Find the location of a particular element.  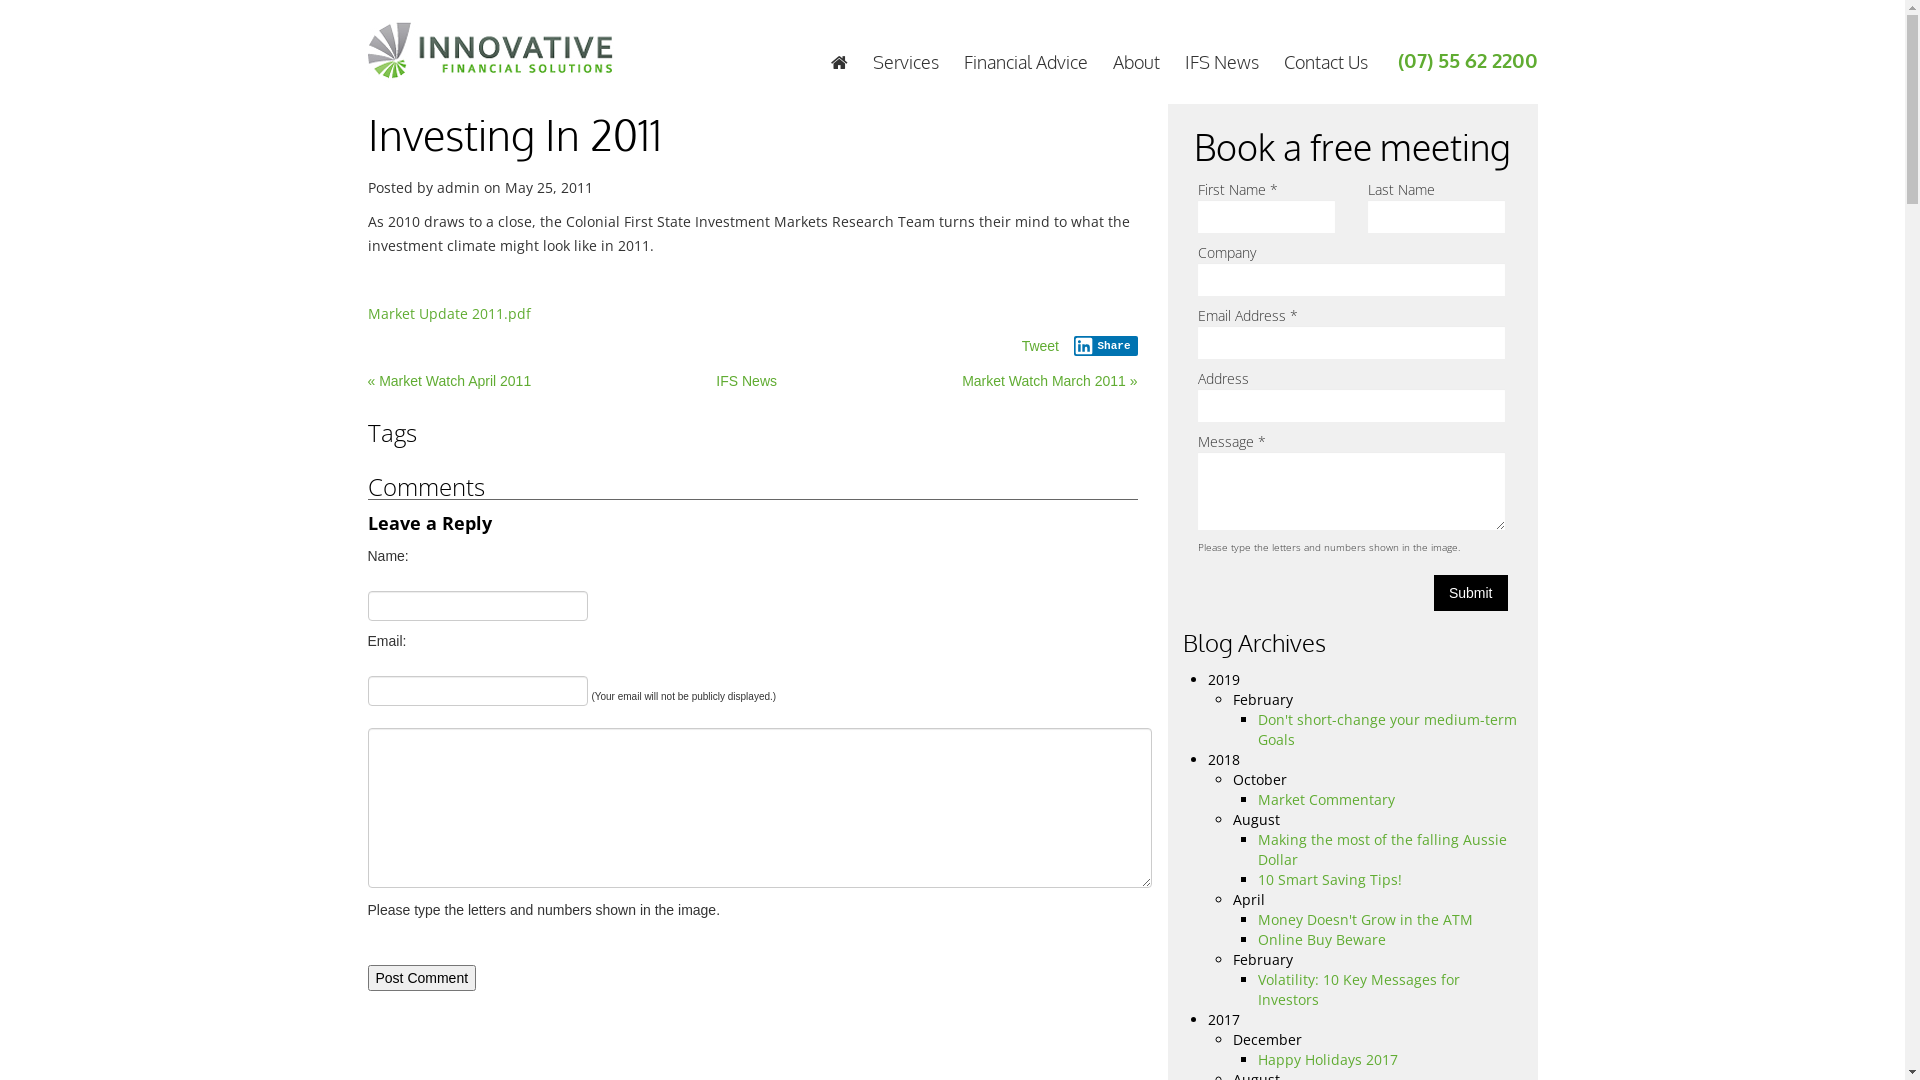

'Market Update 2011.pdf' is located at coordinates (448, 313).